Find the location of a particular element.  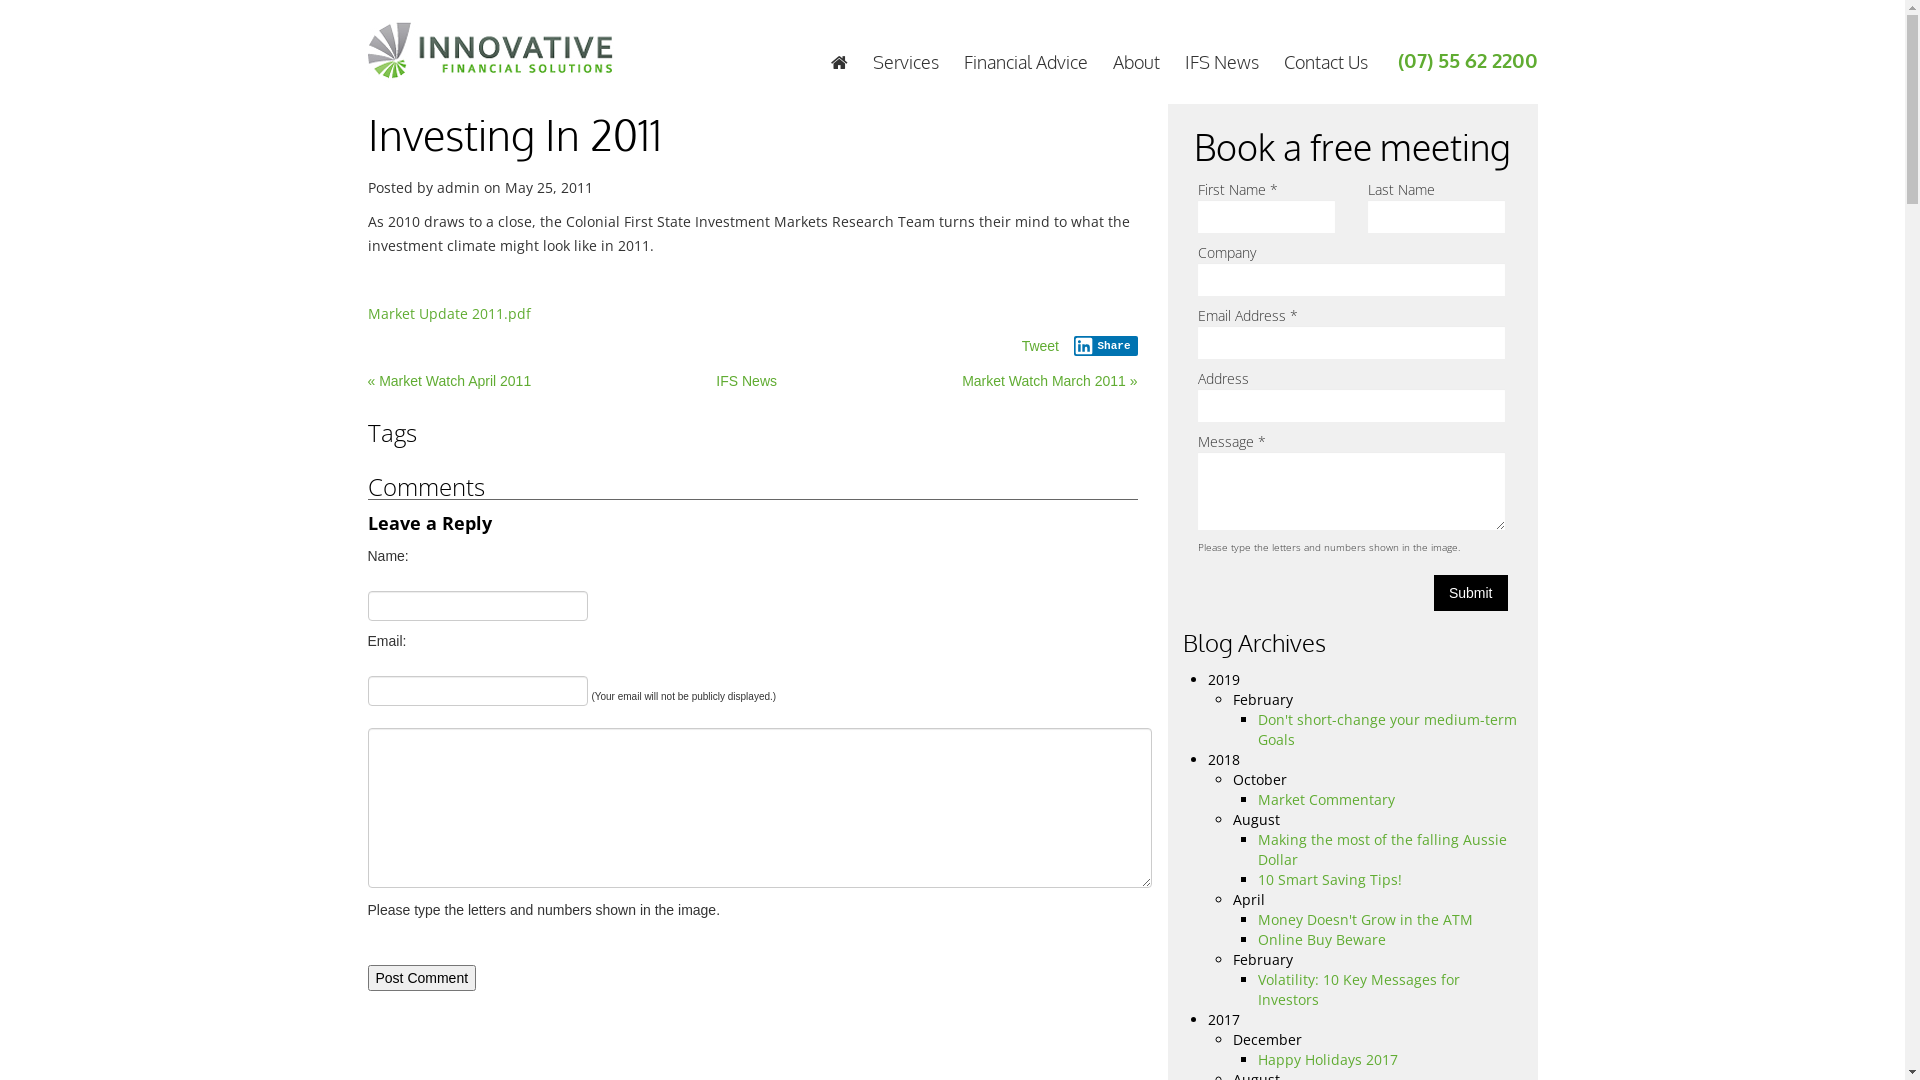

'Market Update 2011.pdf' is located at coordinates (448, 313).